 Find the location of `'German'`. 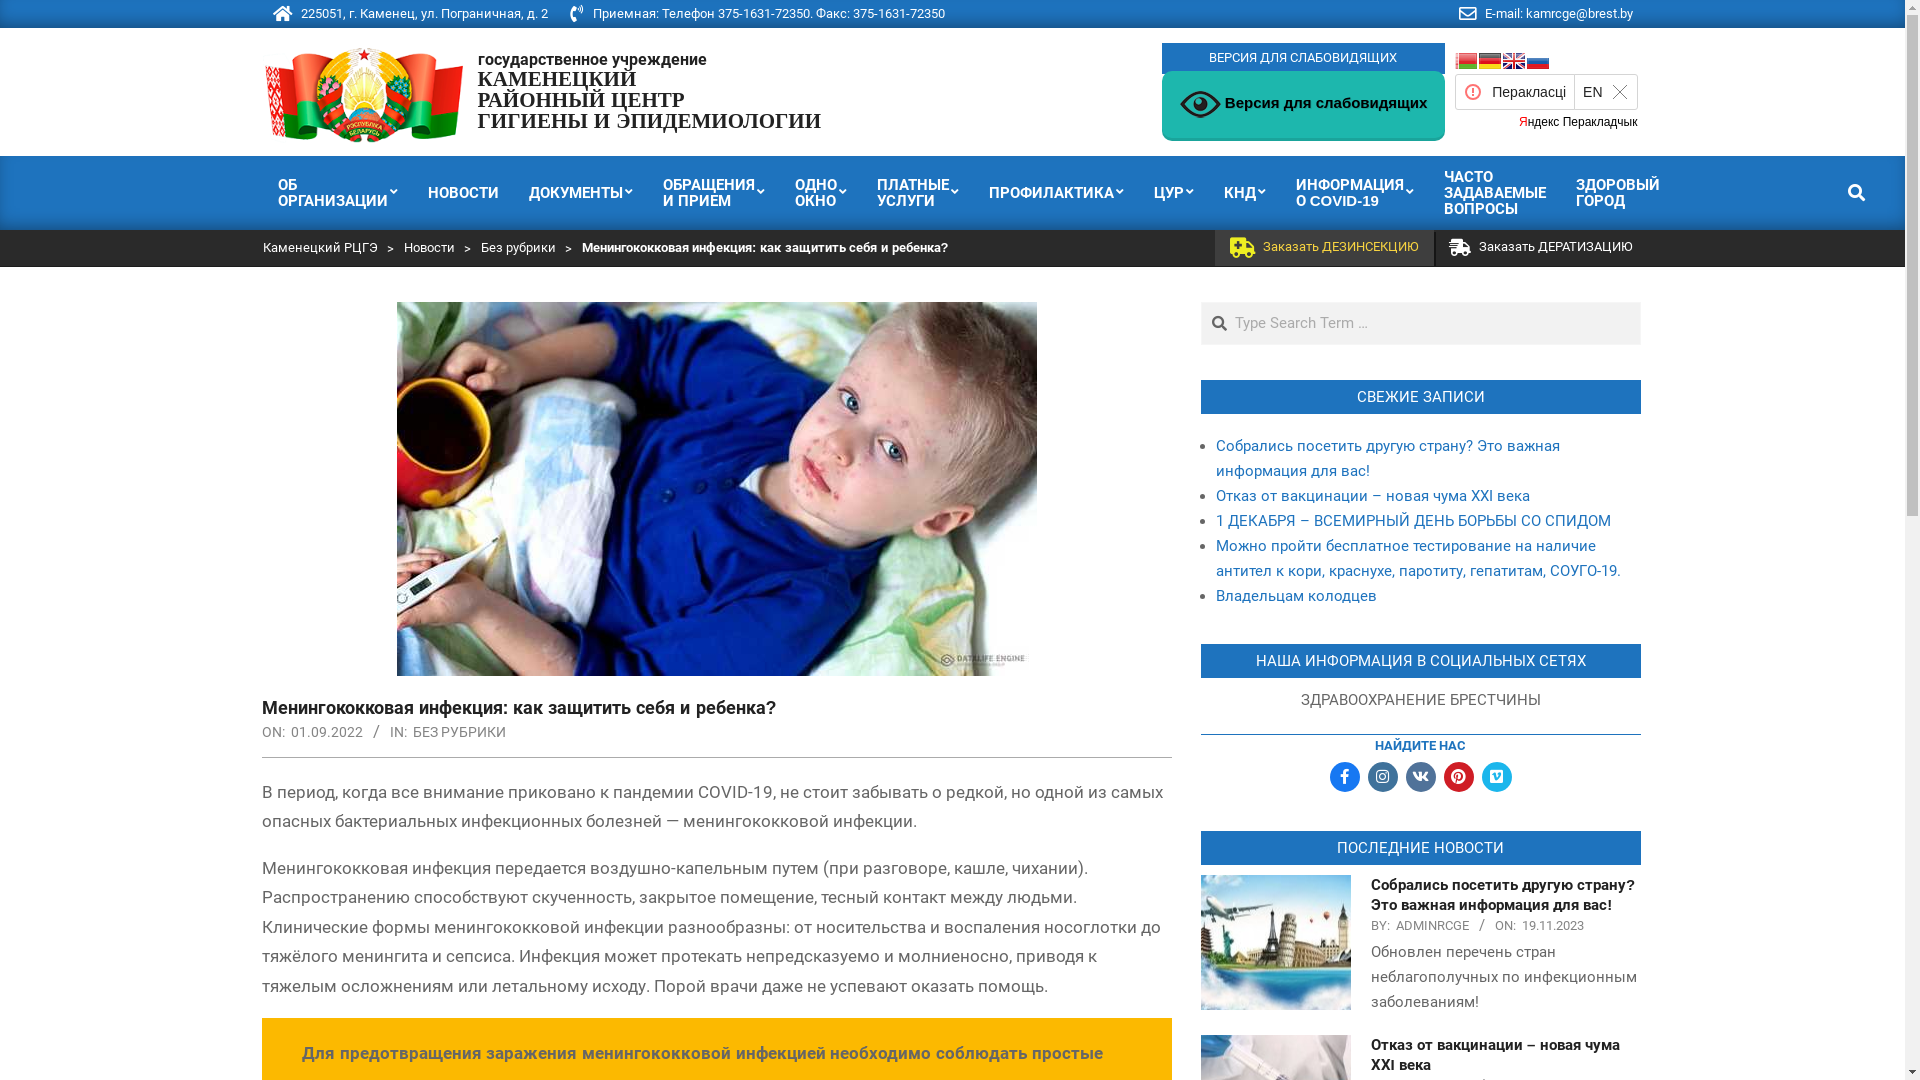

'German' is located at coordinates (1489, 60).